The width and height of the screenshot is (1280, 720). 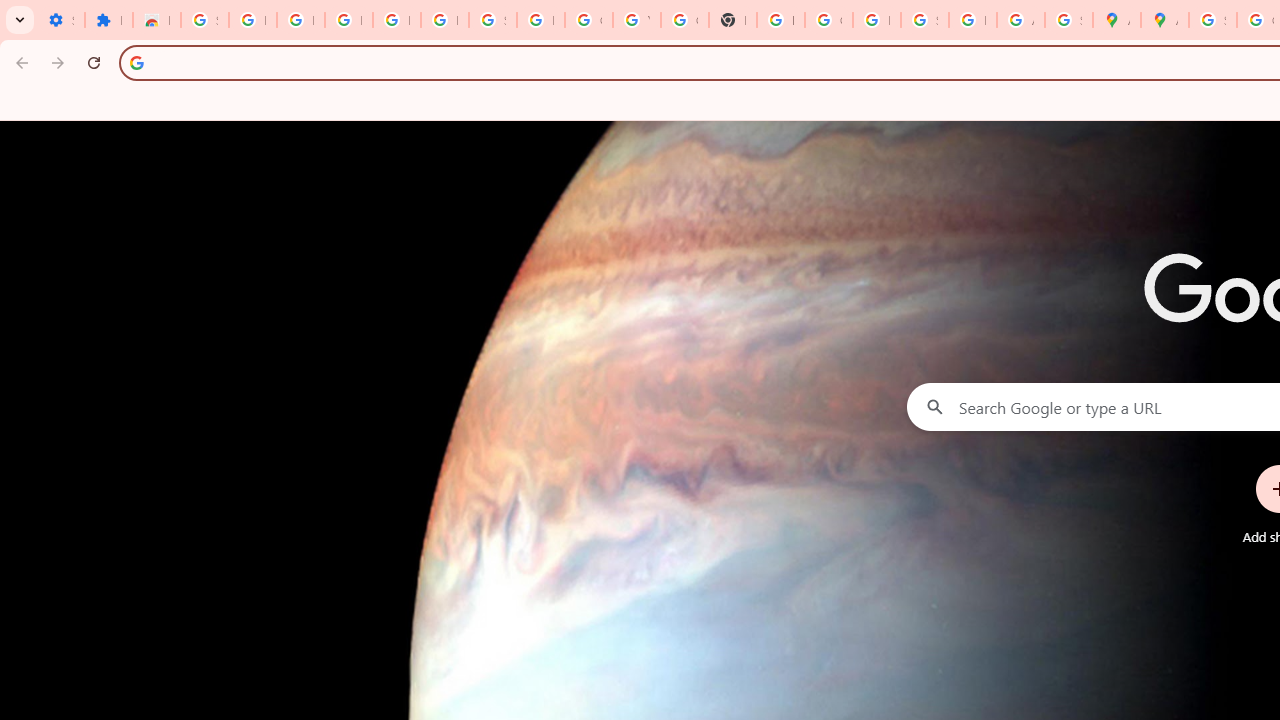 What do you see at coordinates (348, 20) in the screenshot?
I see `'Delete photos & videos - Computer - Google Photos Help'` at bounding box center [348, 20].